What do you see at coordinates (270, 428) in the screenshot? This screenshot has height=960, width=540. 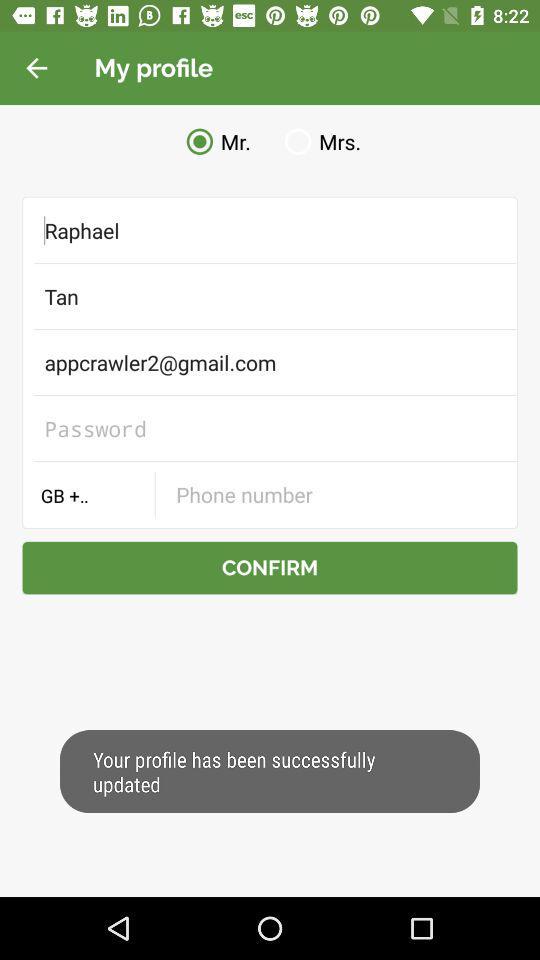 I see `the field is used to type in the login 's password` at bounding box center [270, 428].